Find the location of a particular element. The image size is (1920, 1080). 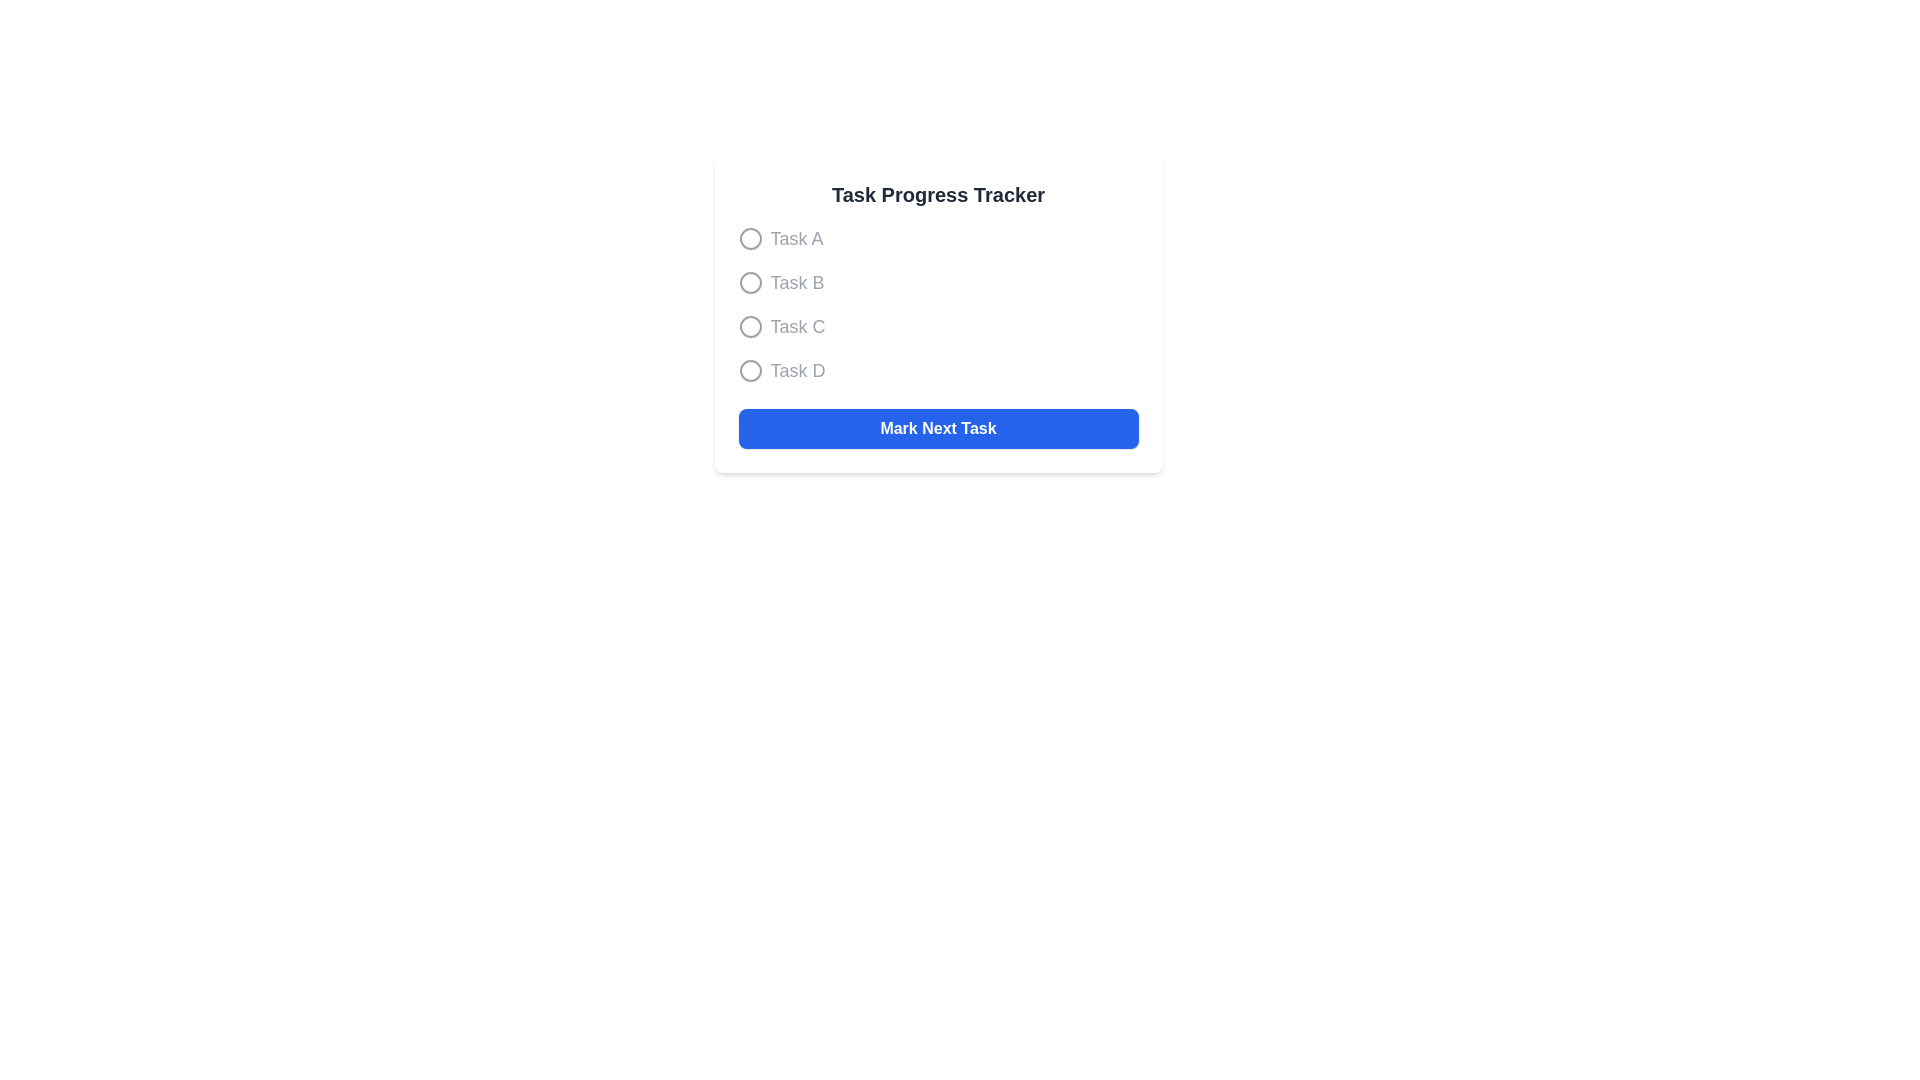

the circular radio button outlined in gray is located at coordinates (749, 282).